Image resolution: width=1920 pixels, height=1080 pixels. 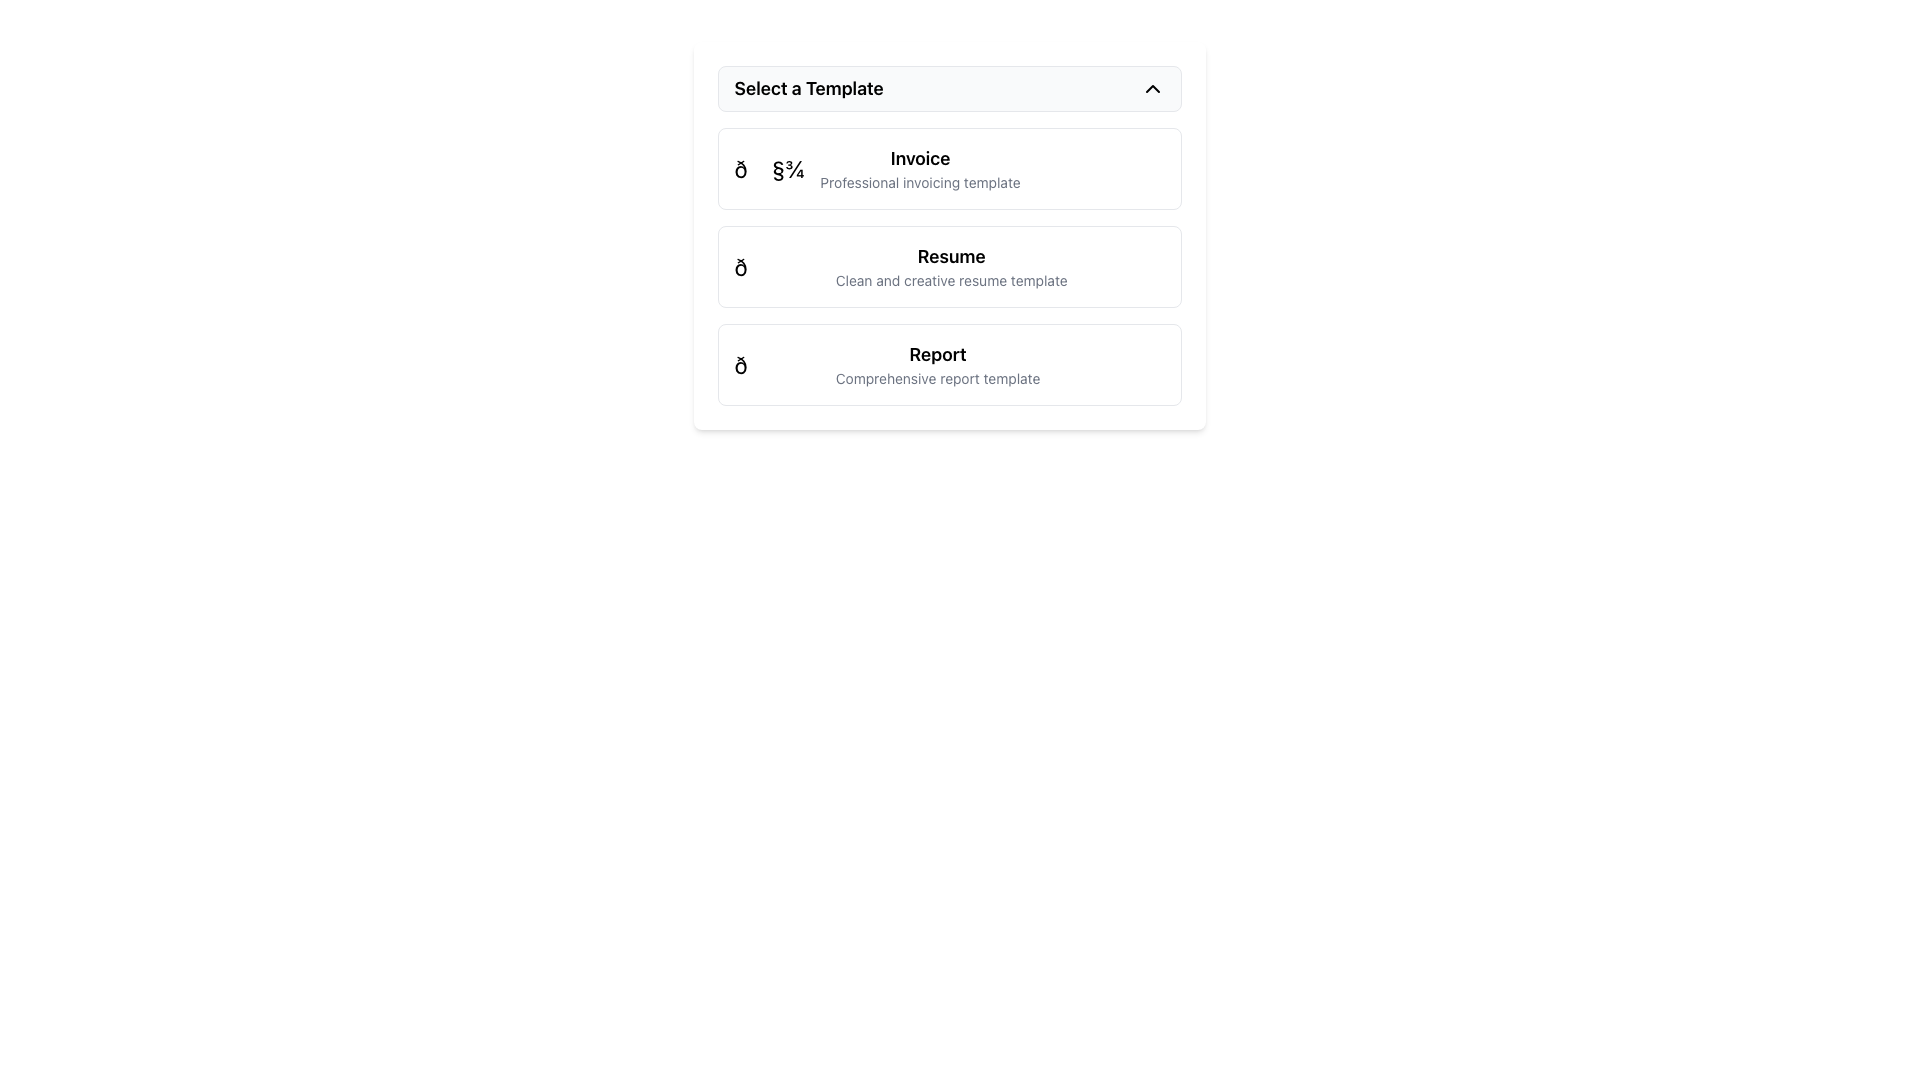 What do you see at coordinates (919, 182) in the screenshot?
I see `descriptive text element displaying 'Professional invoicing template' located directly below the bold heading 'Invoice' in a vertical list of selectable templates` at bounding box center [919, 182].